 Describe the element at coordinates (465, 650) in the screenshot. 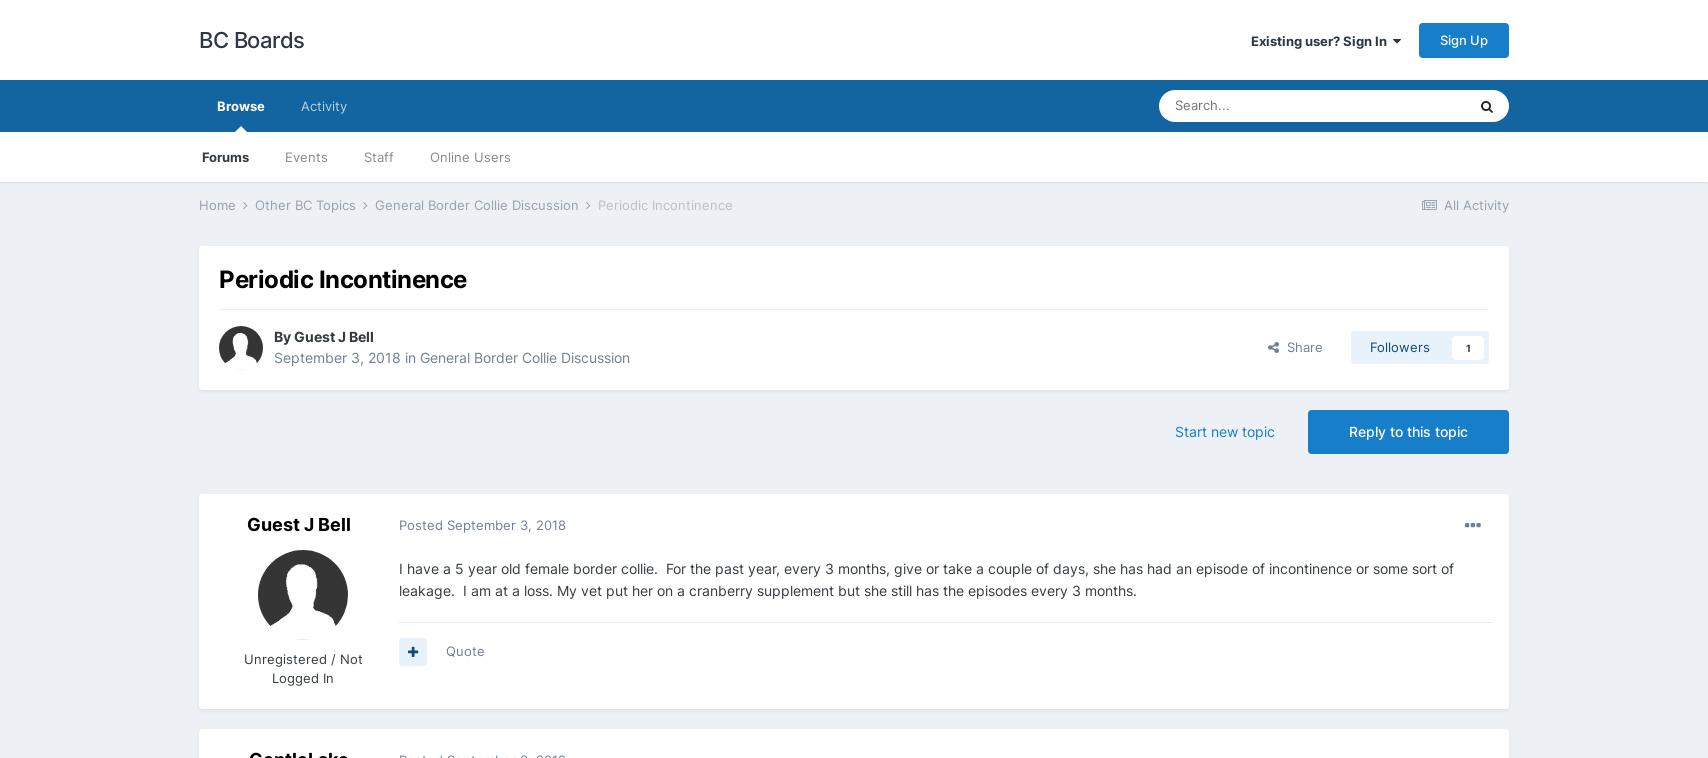

I see `'Quote'` at that location.